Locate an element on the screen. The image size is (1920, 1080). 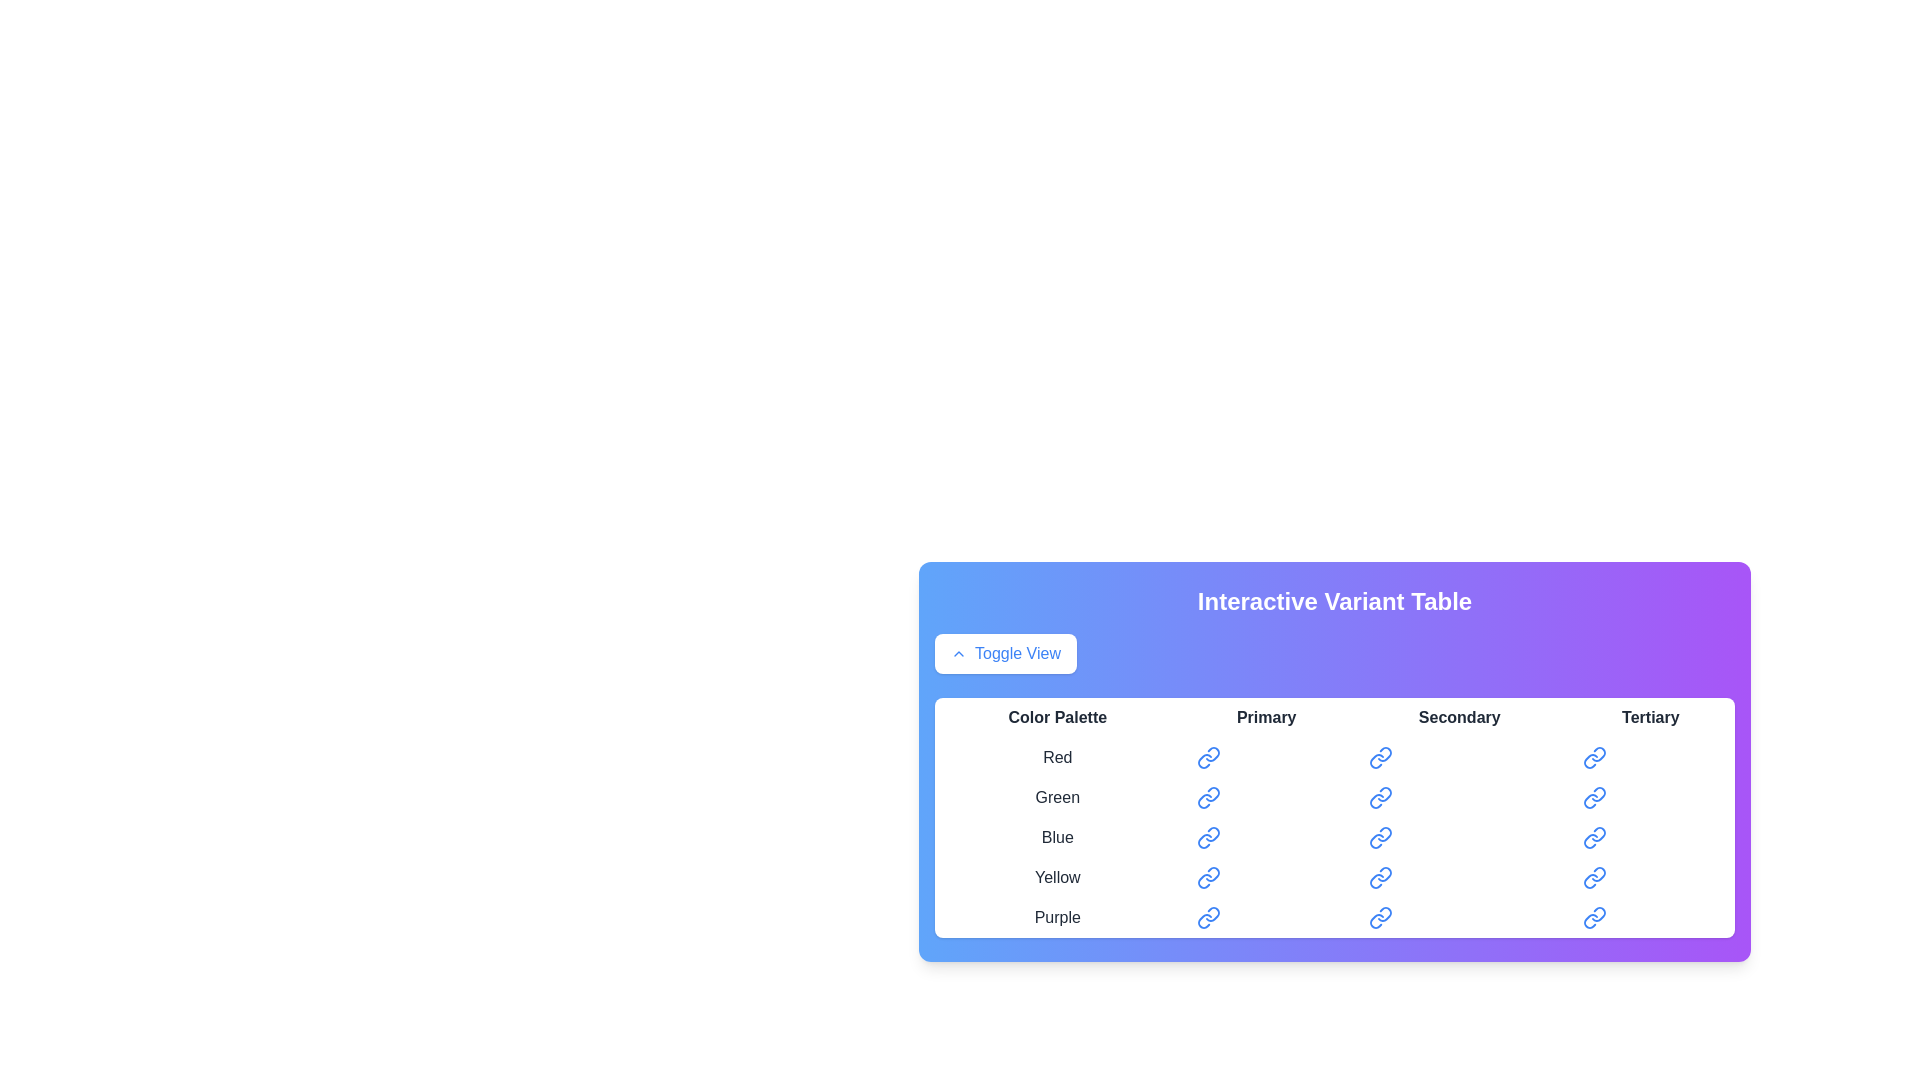
the hyperlink in the last row under the 'Primary' column of the 'Interactive Variant Table' associated with the 'Purple' color is located at coordinates (1207, 918).